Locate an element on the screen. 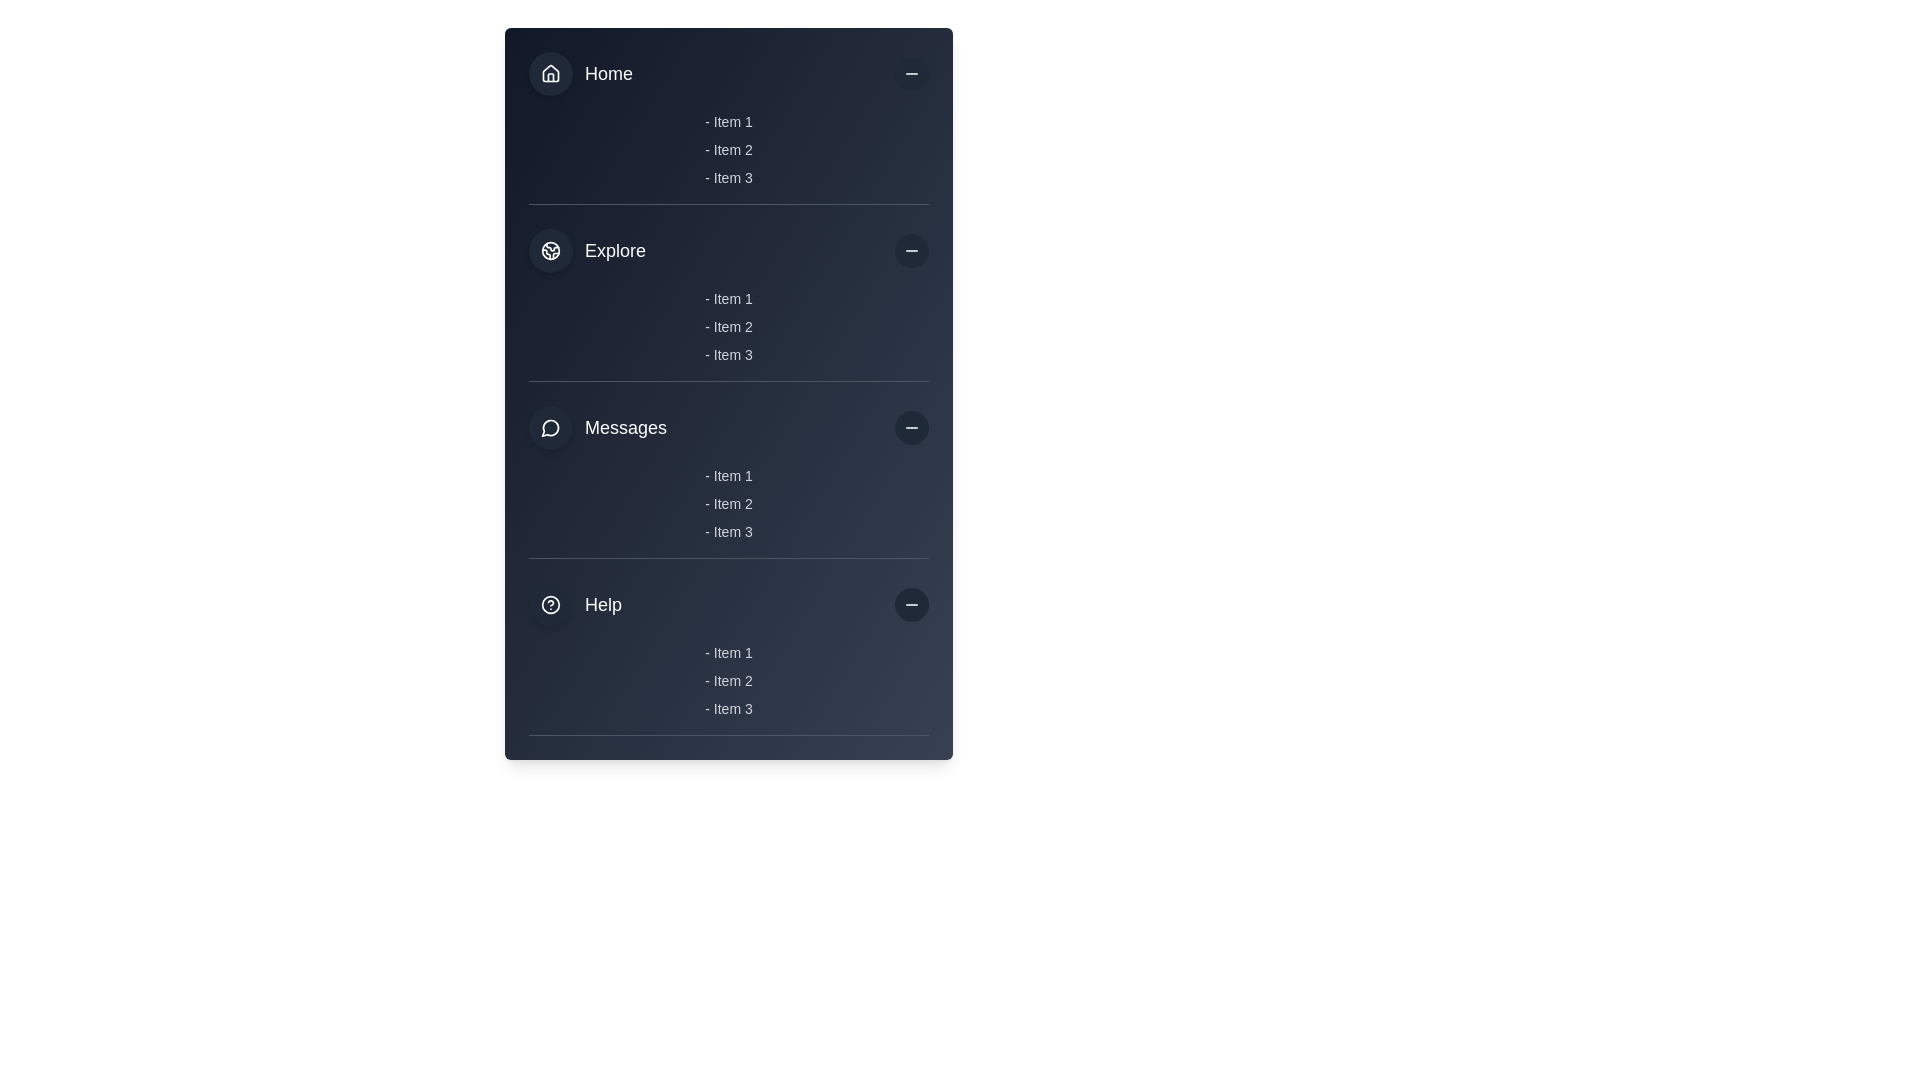  the Decorative SVG circle component that represents the 'Earth' icon in the 'Explore' section of the navigation menu is located at coordinates (551, 249).